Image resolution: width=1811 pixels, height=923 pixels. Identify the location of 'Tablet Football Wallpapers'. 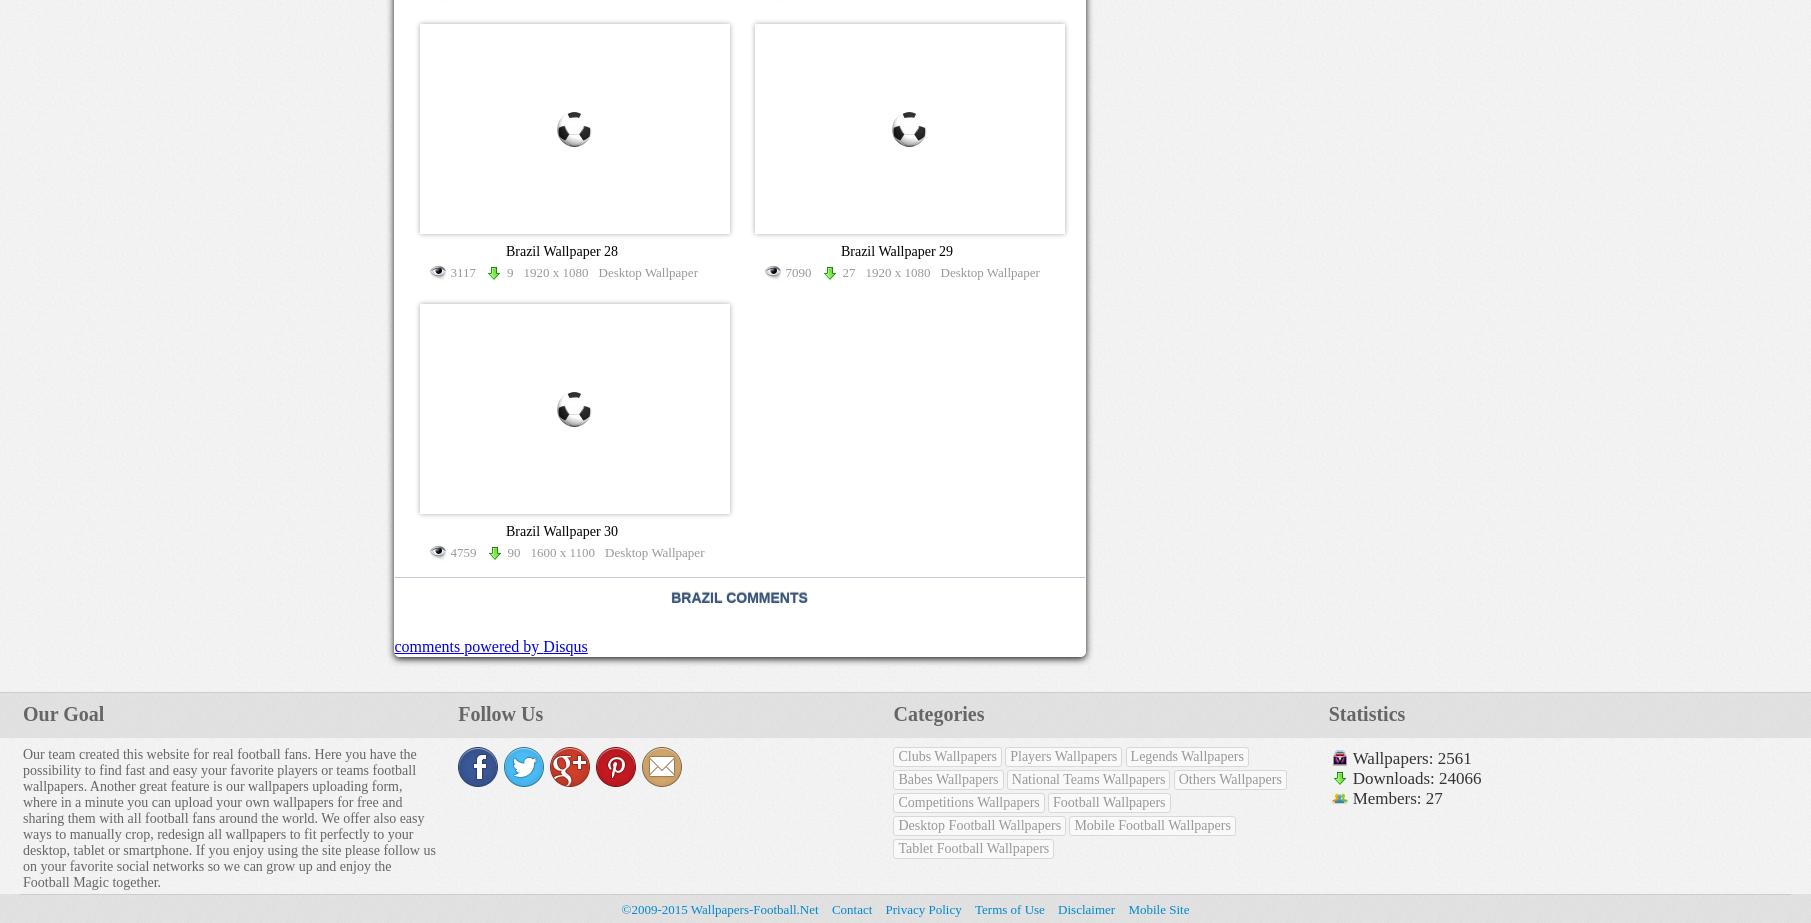
(972, 847).